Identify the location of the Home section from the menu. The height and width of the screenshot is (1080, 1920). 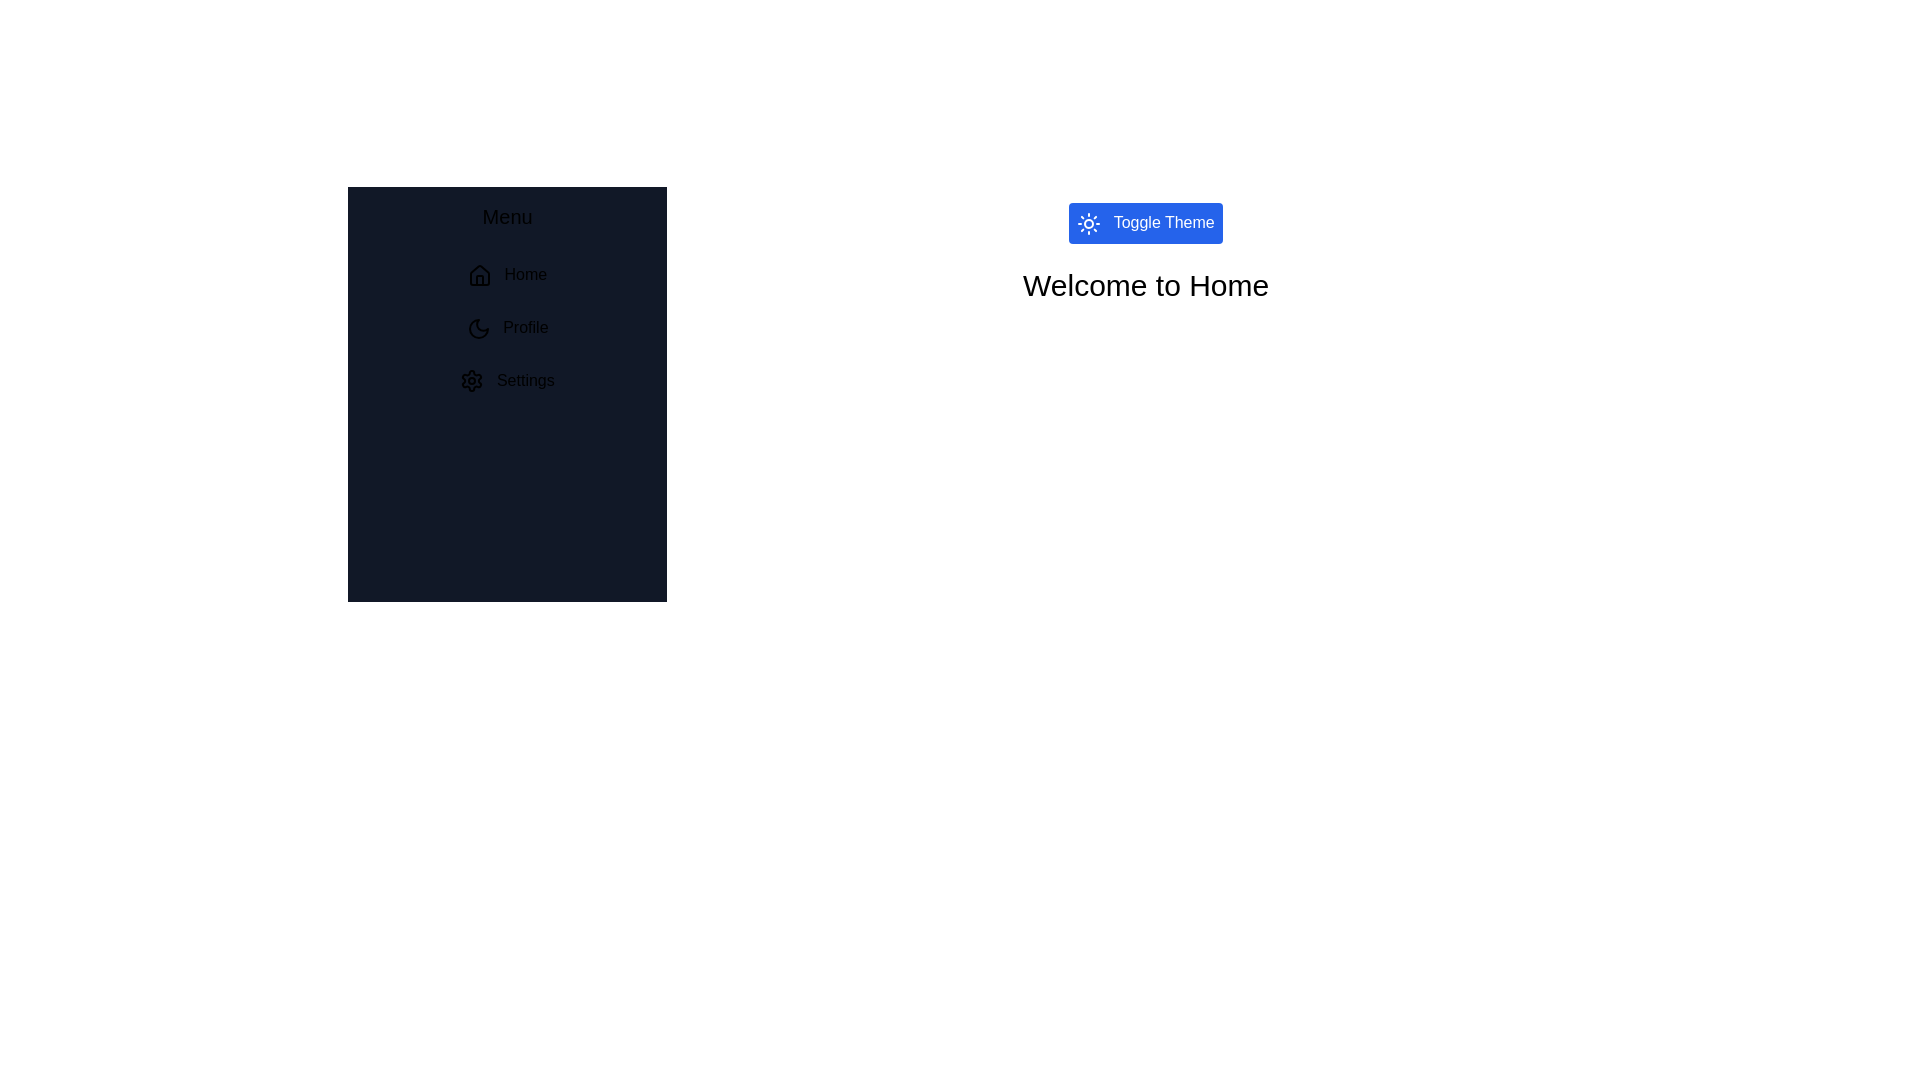
(507, 275).